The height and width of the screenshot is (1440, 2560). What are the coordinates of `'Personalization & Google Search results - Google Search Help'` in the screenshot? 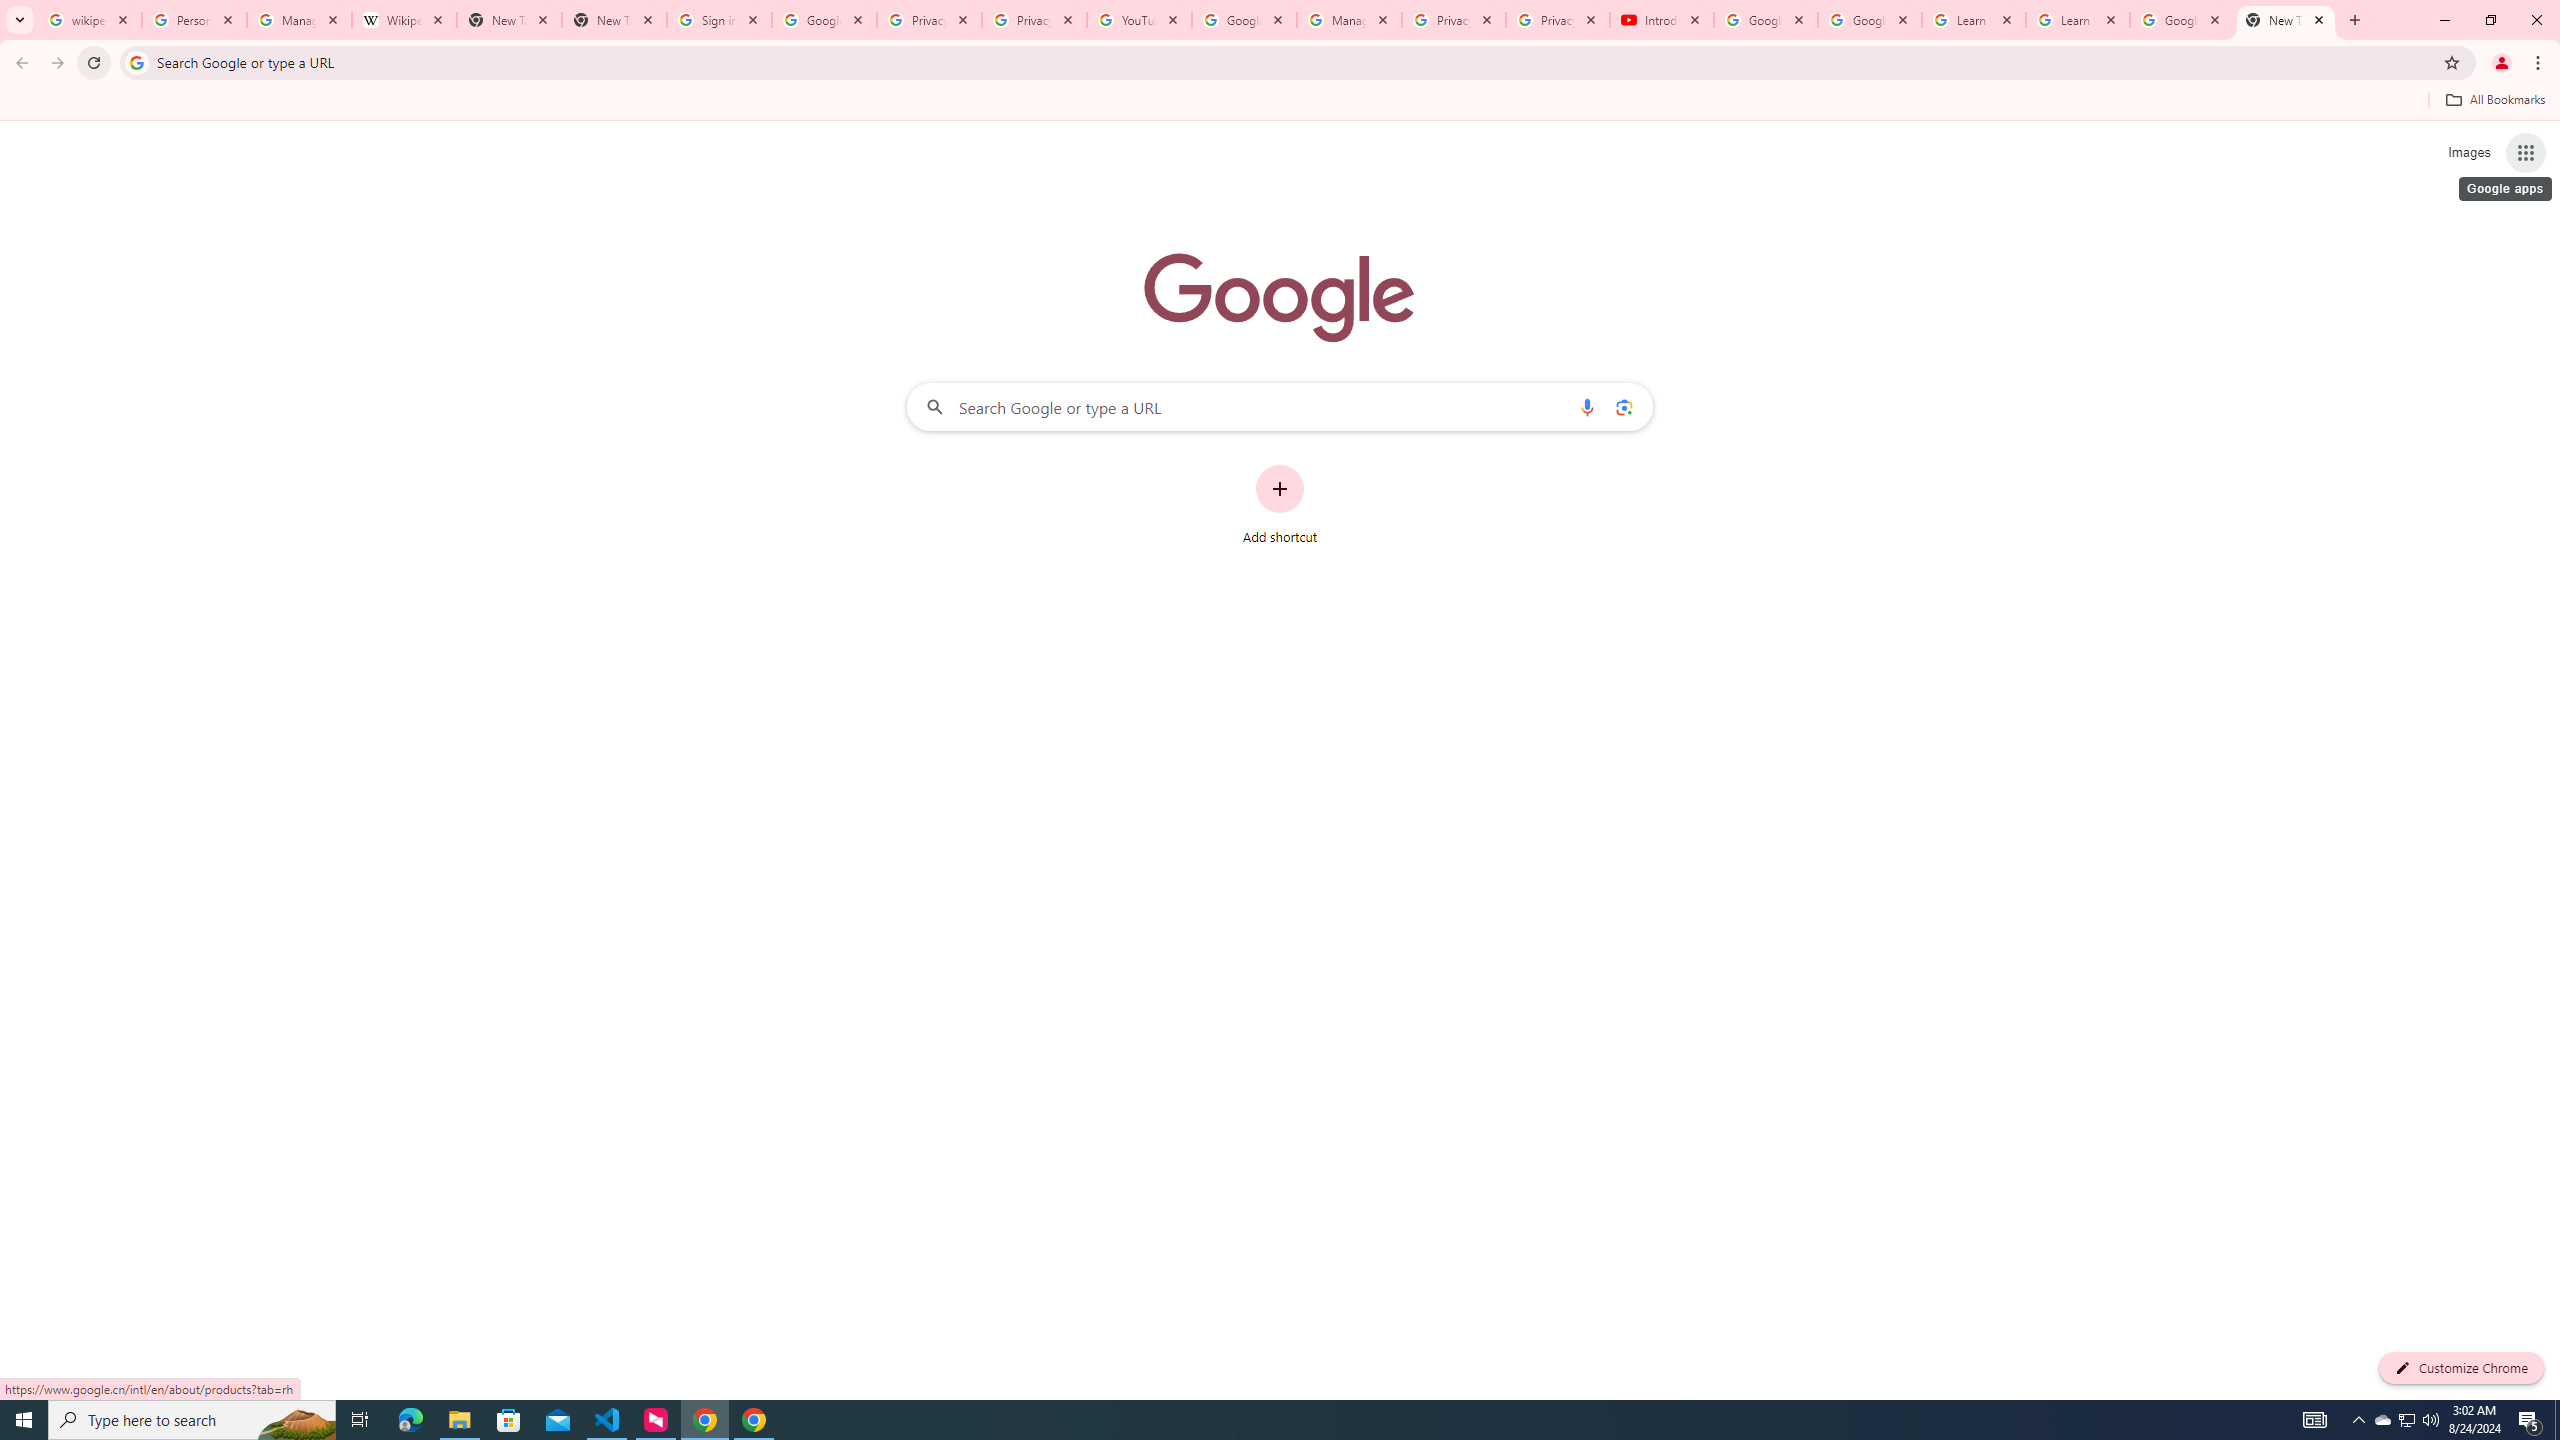 It's located at (193, 19).